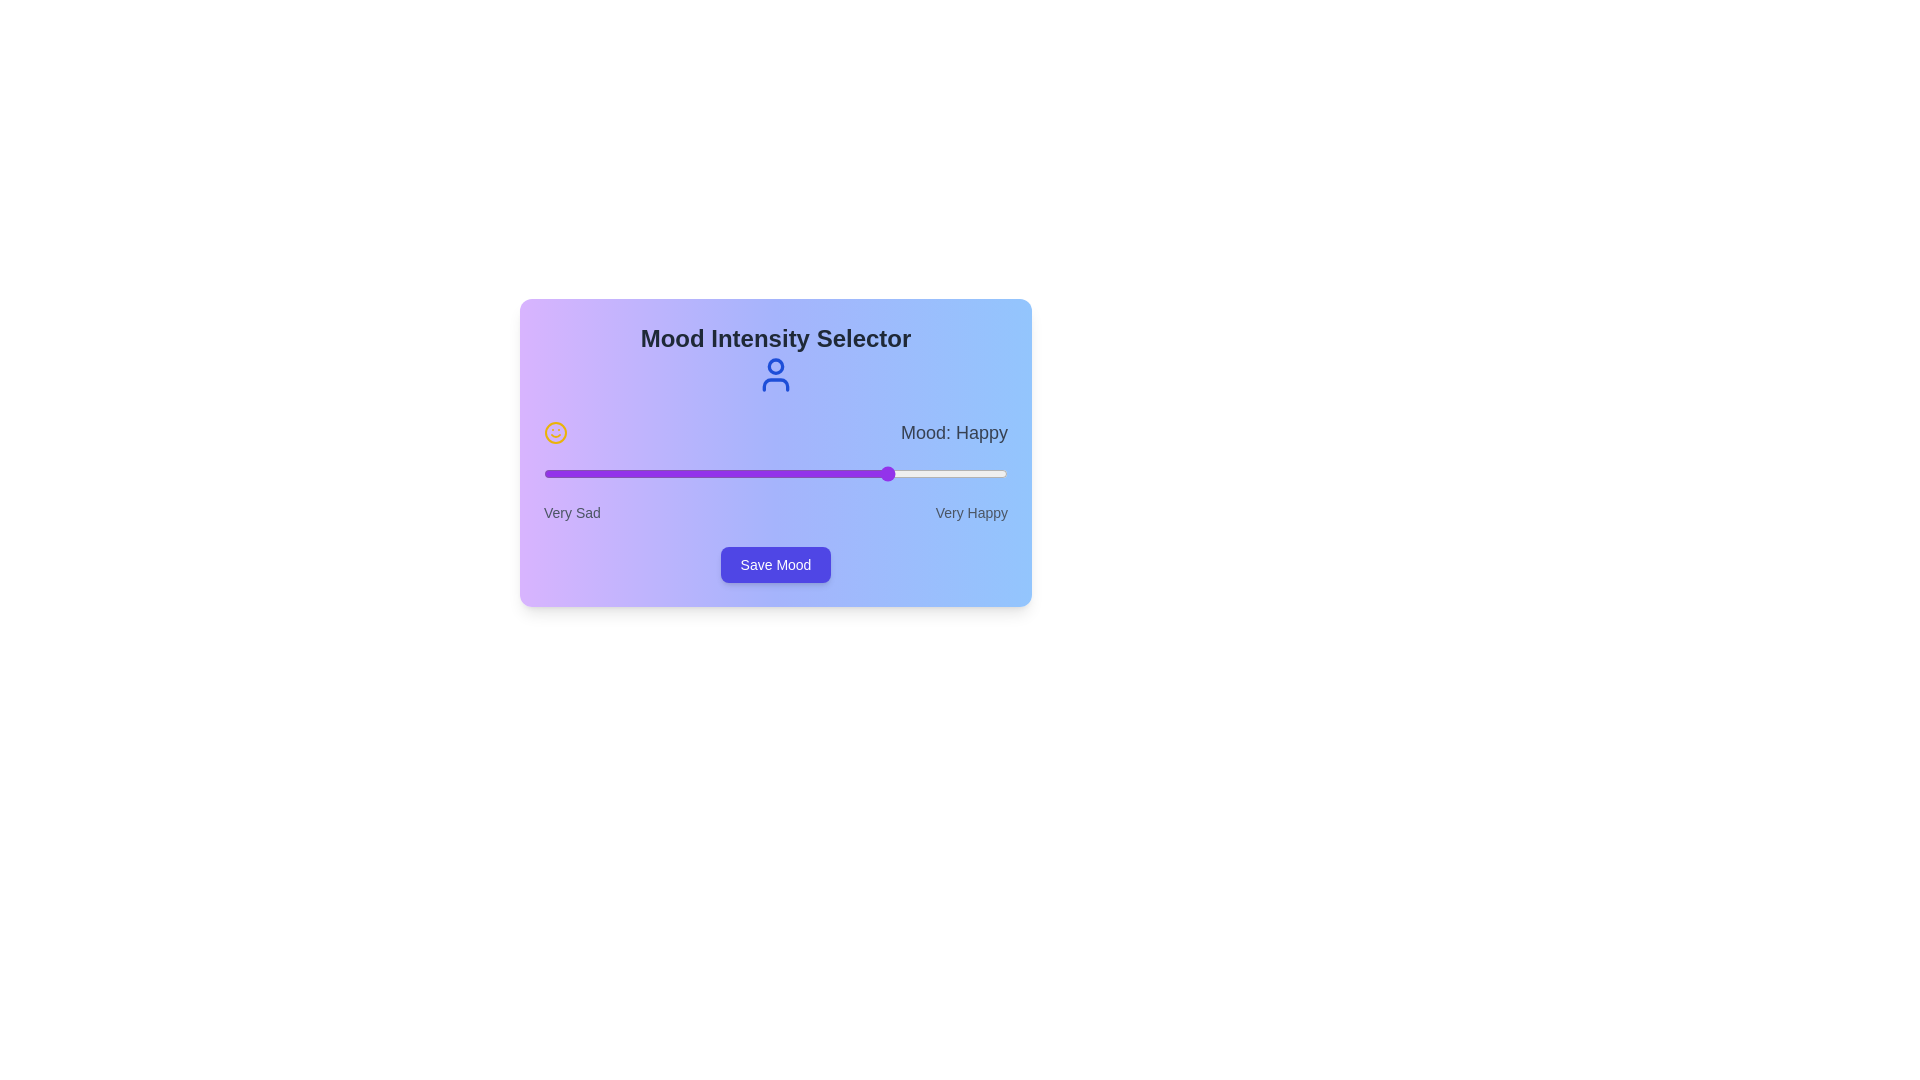  Describe the element at coordinates (543, 474) in the screenshot. I see `the mood level slider to 0` at that location.